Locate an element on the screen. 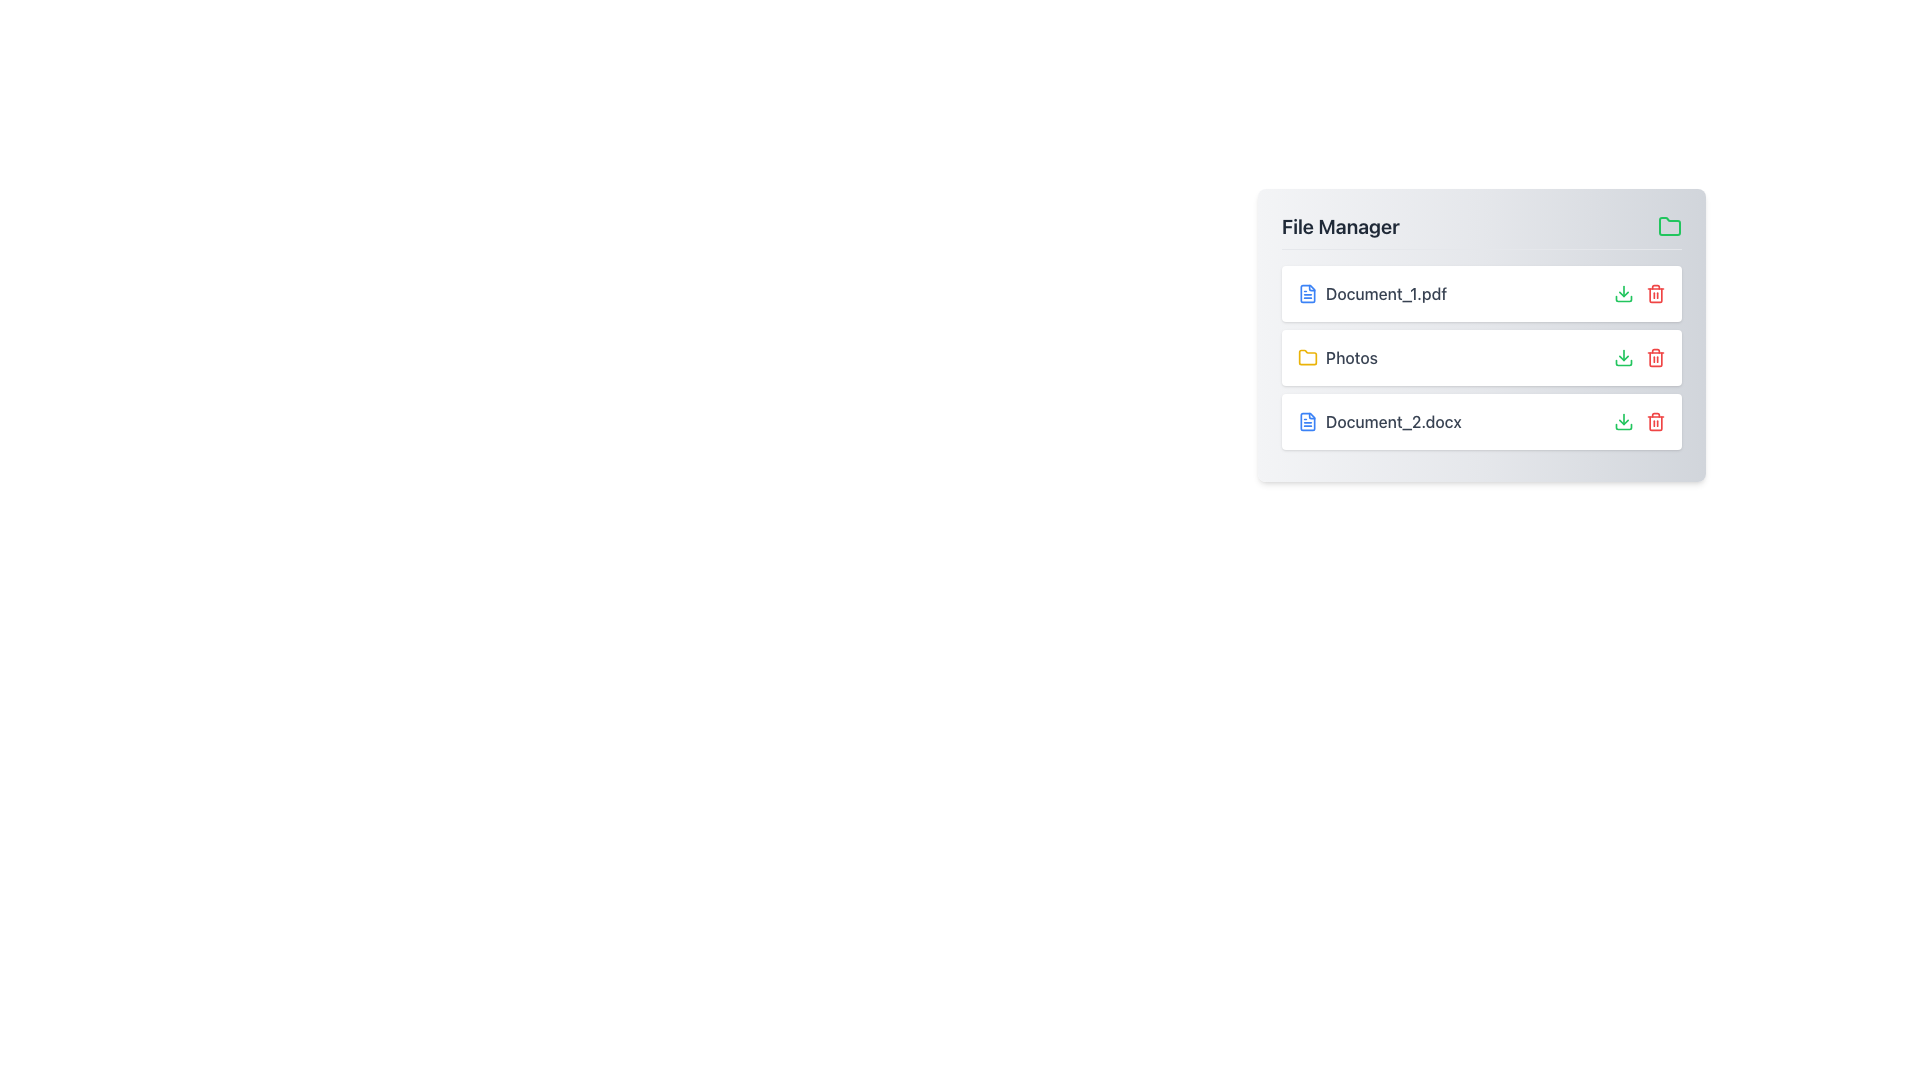 This screenshot has height=1080, width=1920. the red trash icon located in the far right column of the 'Document_2.docx' row within the 'File Manager' interface is located at coordinates (1656, 420).